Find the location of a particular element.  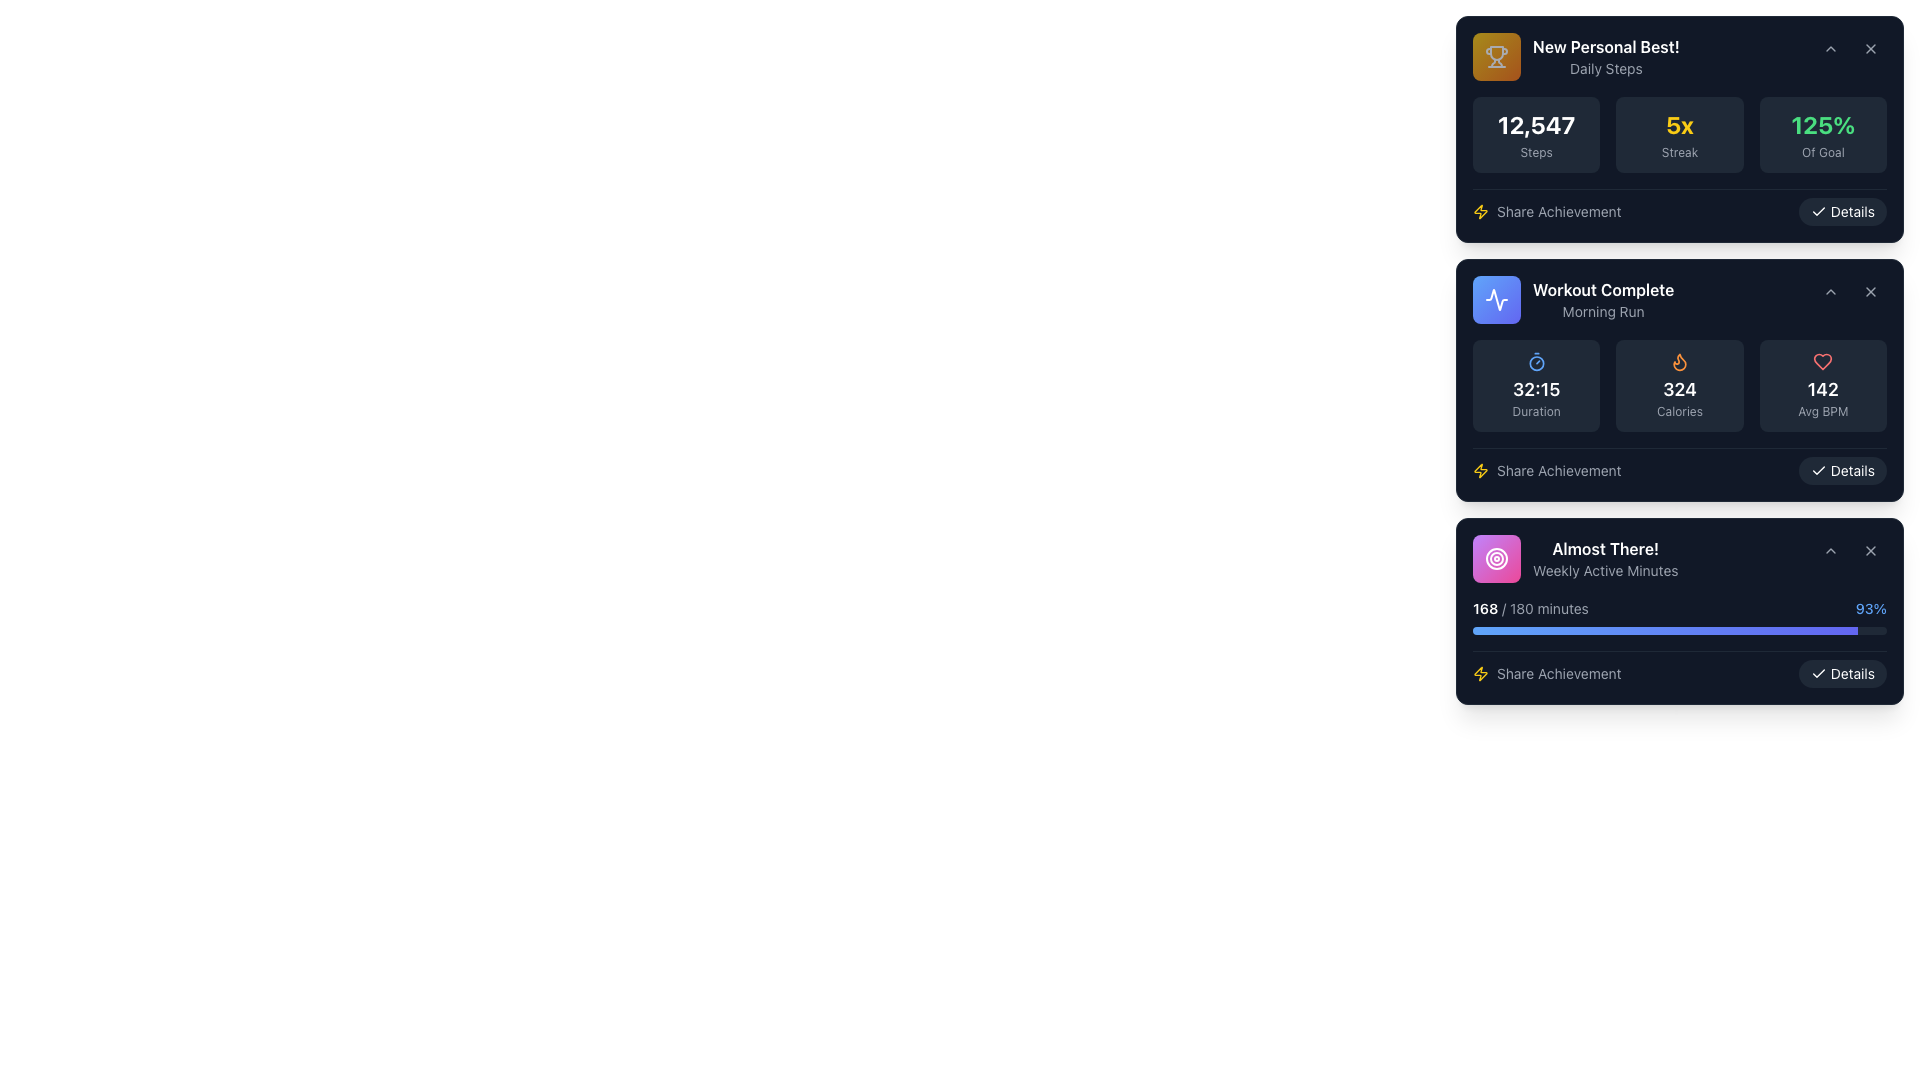

the Text Label with Icon located at the bottom-left section of the card layout is located at coordinates (1546, 212).